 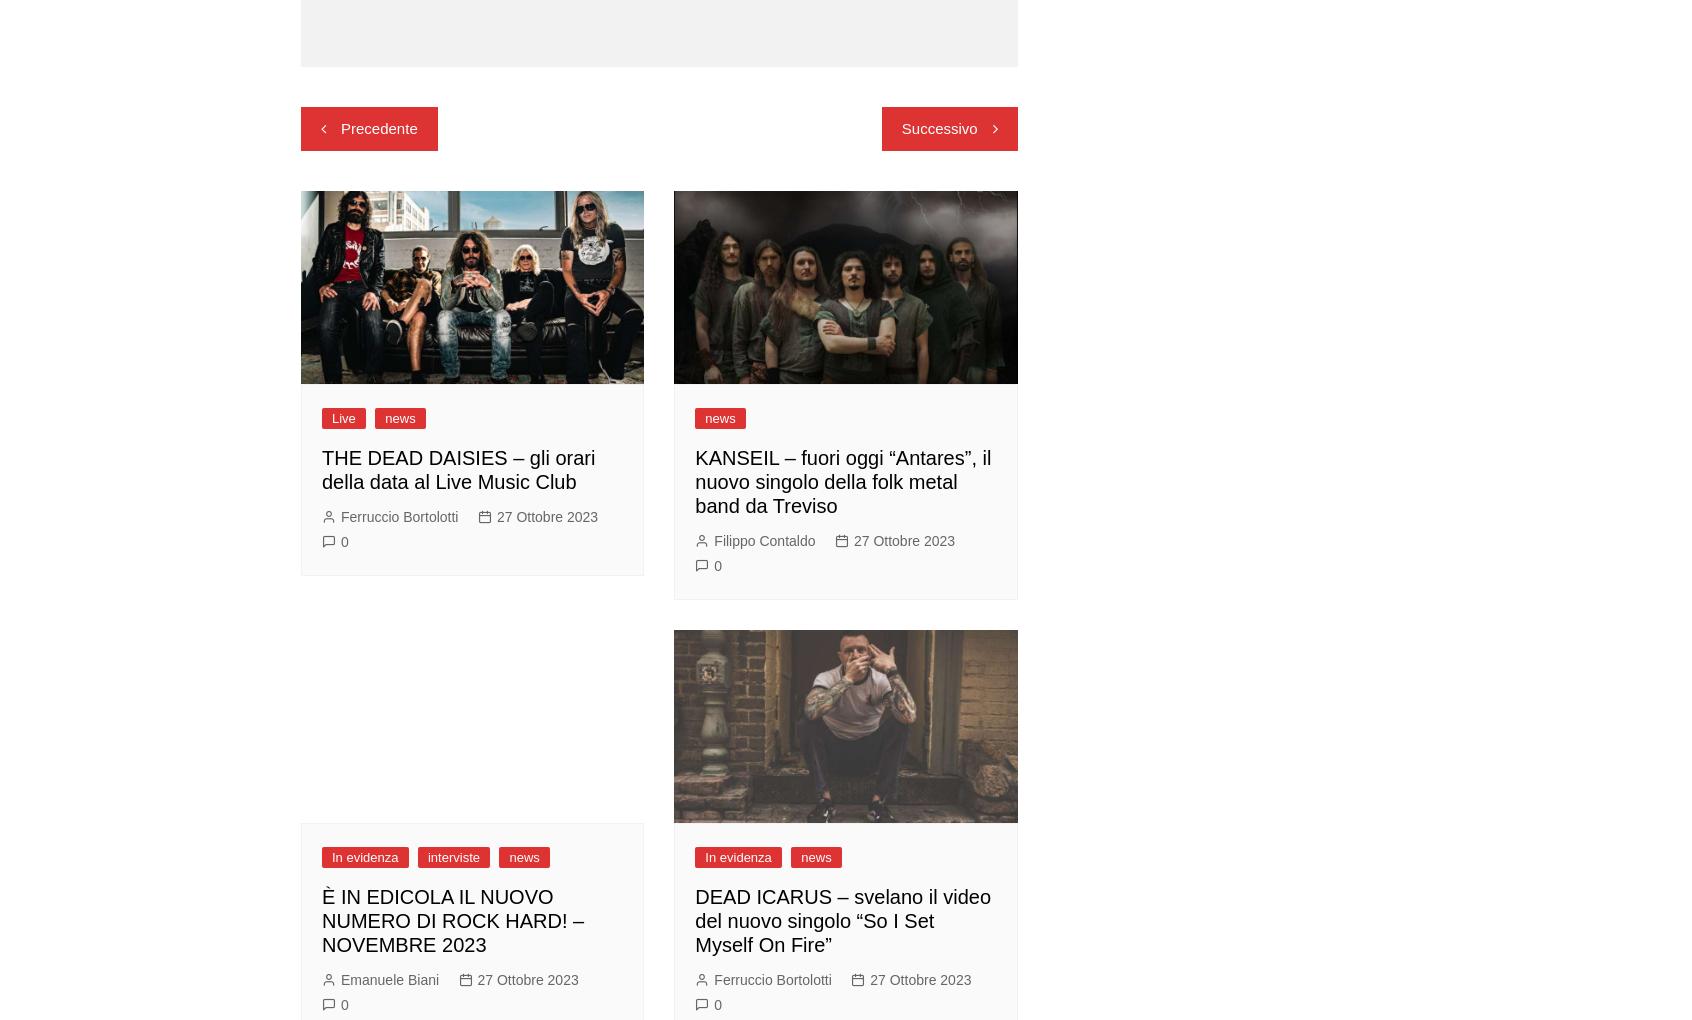 I want to click on 'Emanuele Biani', so click(x=339, y=978).